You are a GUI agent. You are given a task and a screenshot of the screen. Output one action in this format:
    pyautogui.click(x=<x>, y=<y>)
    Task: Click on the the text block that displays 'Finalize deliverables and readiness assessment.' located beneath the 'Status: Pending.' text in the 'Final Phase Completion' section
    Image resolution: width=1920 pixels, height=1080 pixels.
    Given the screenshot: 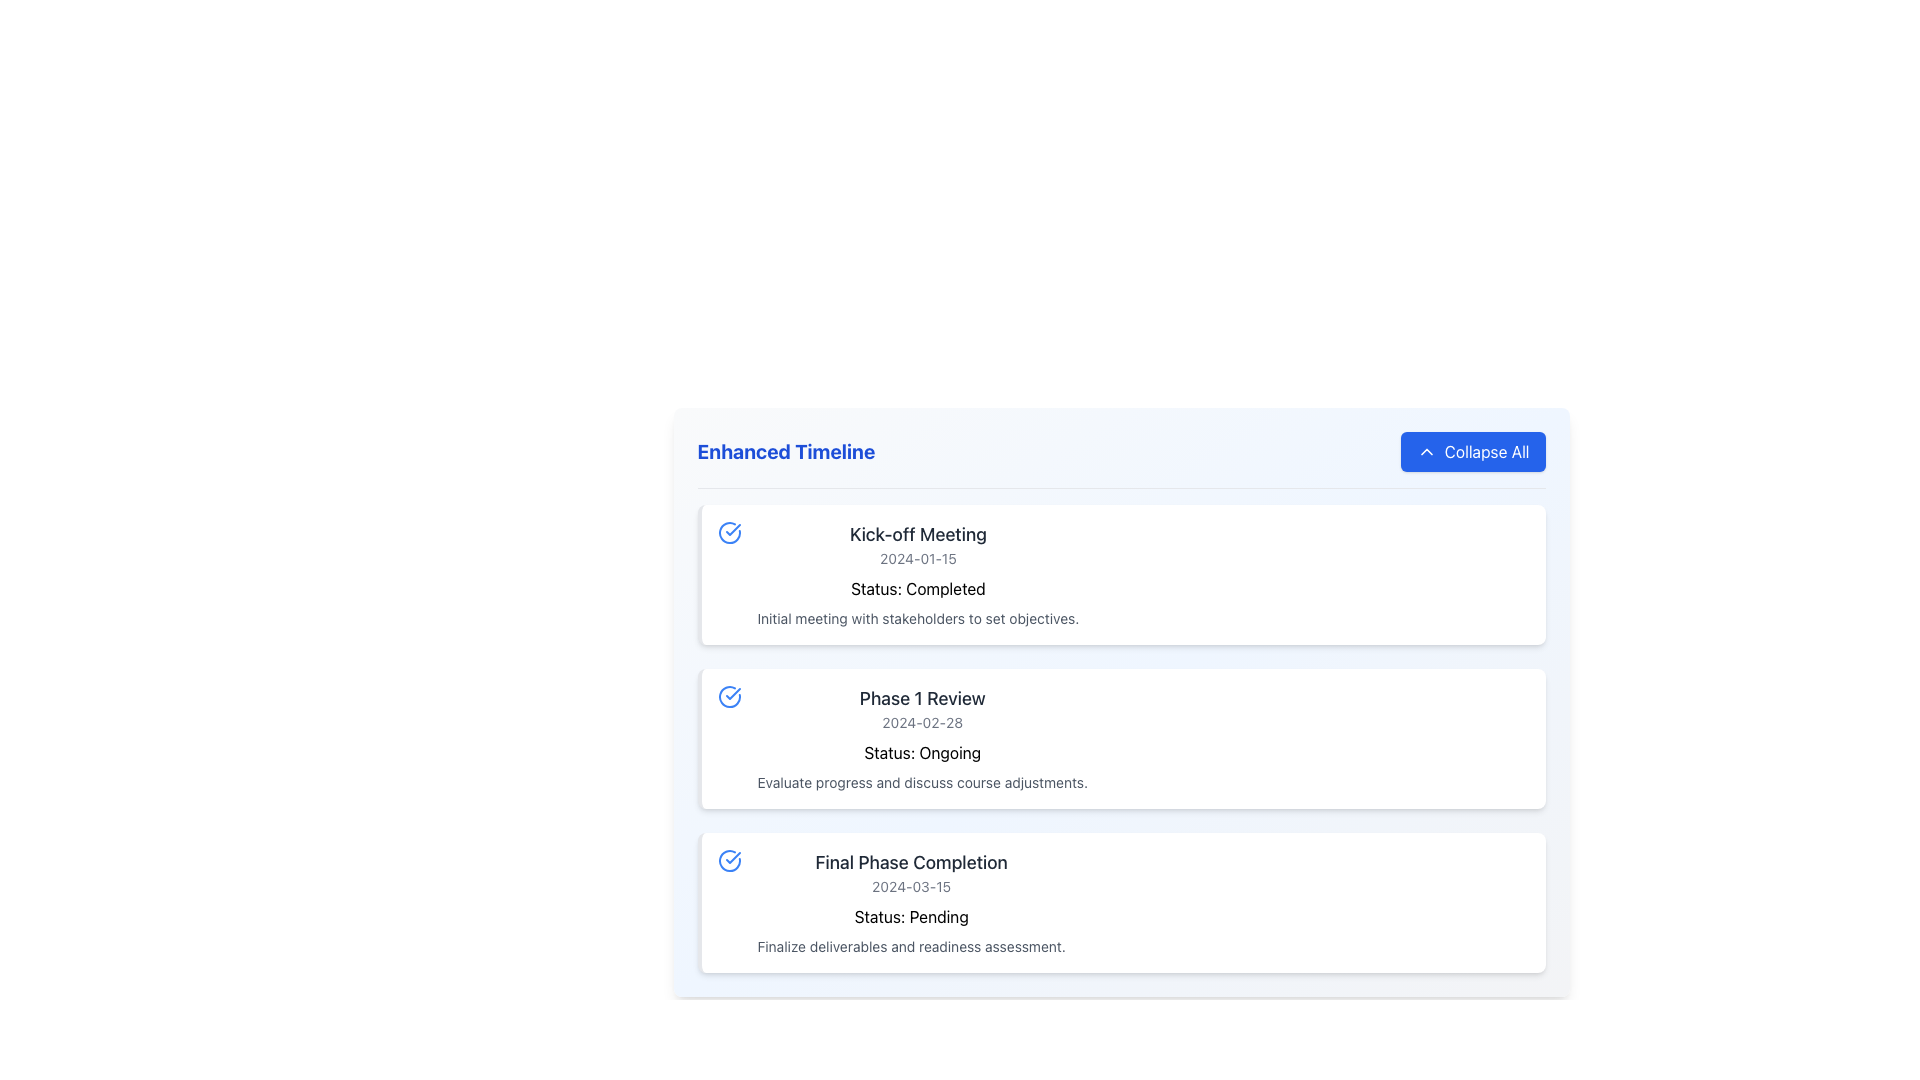 What is the action you would take?
    pyautogui.click(x=910, y=946)
    